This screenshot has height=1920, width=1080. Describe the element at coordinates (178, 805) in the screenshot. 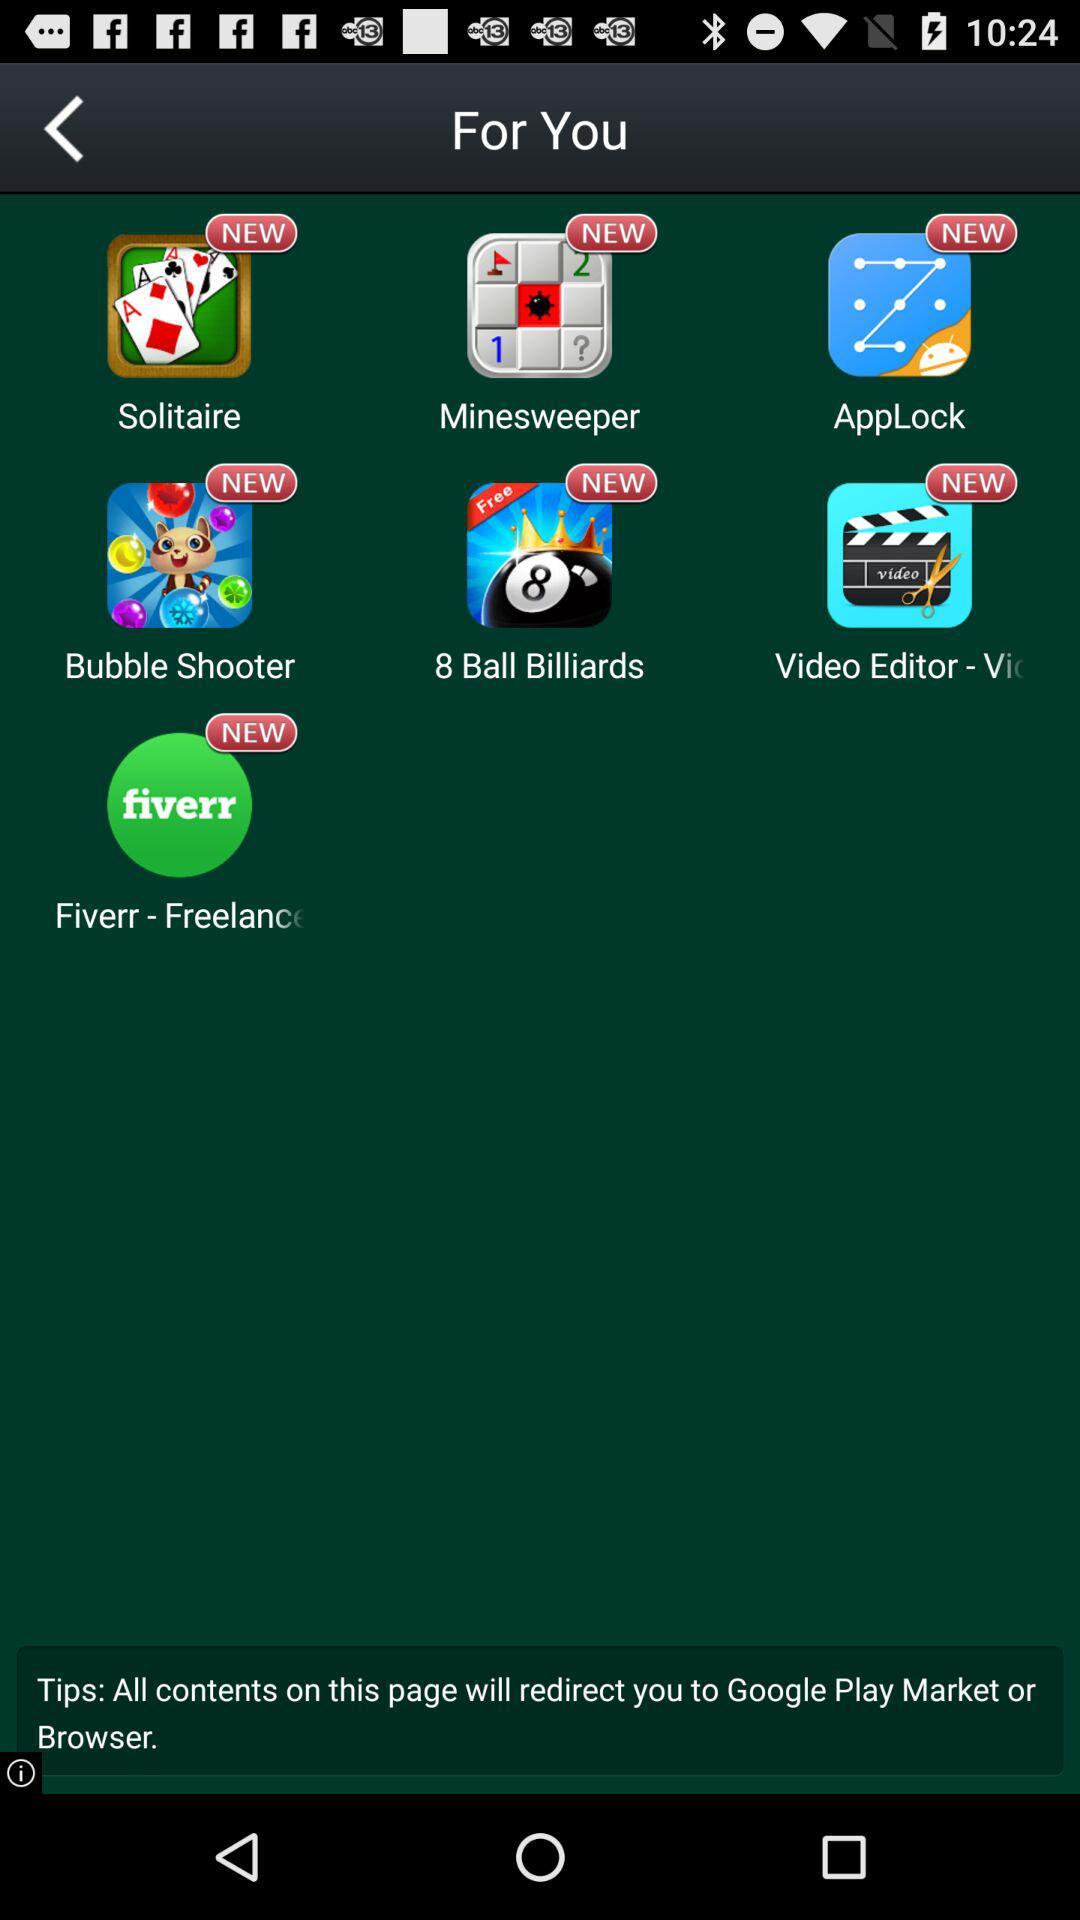

I see `this software` at that location.